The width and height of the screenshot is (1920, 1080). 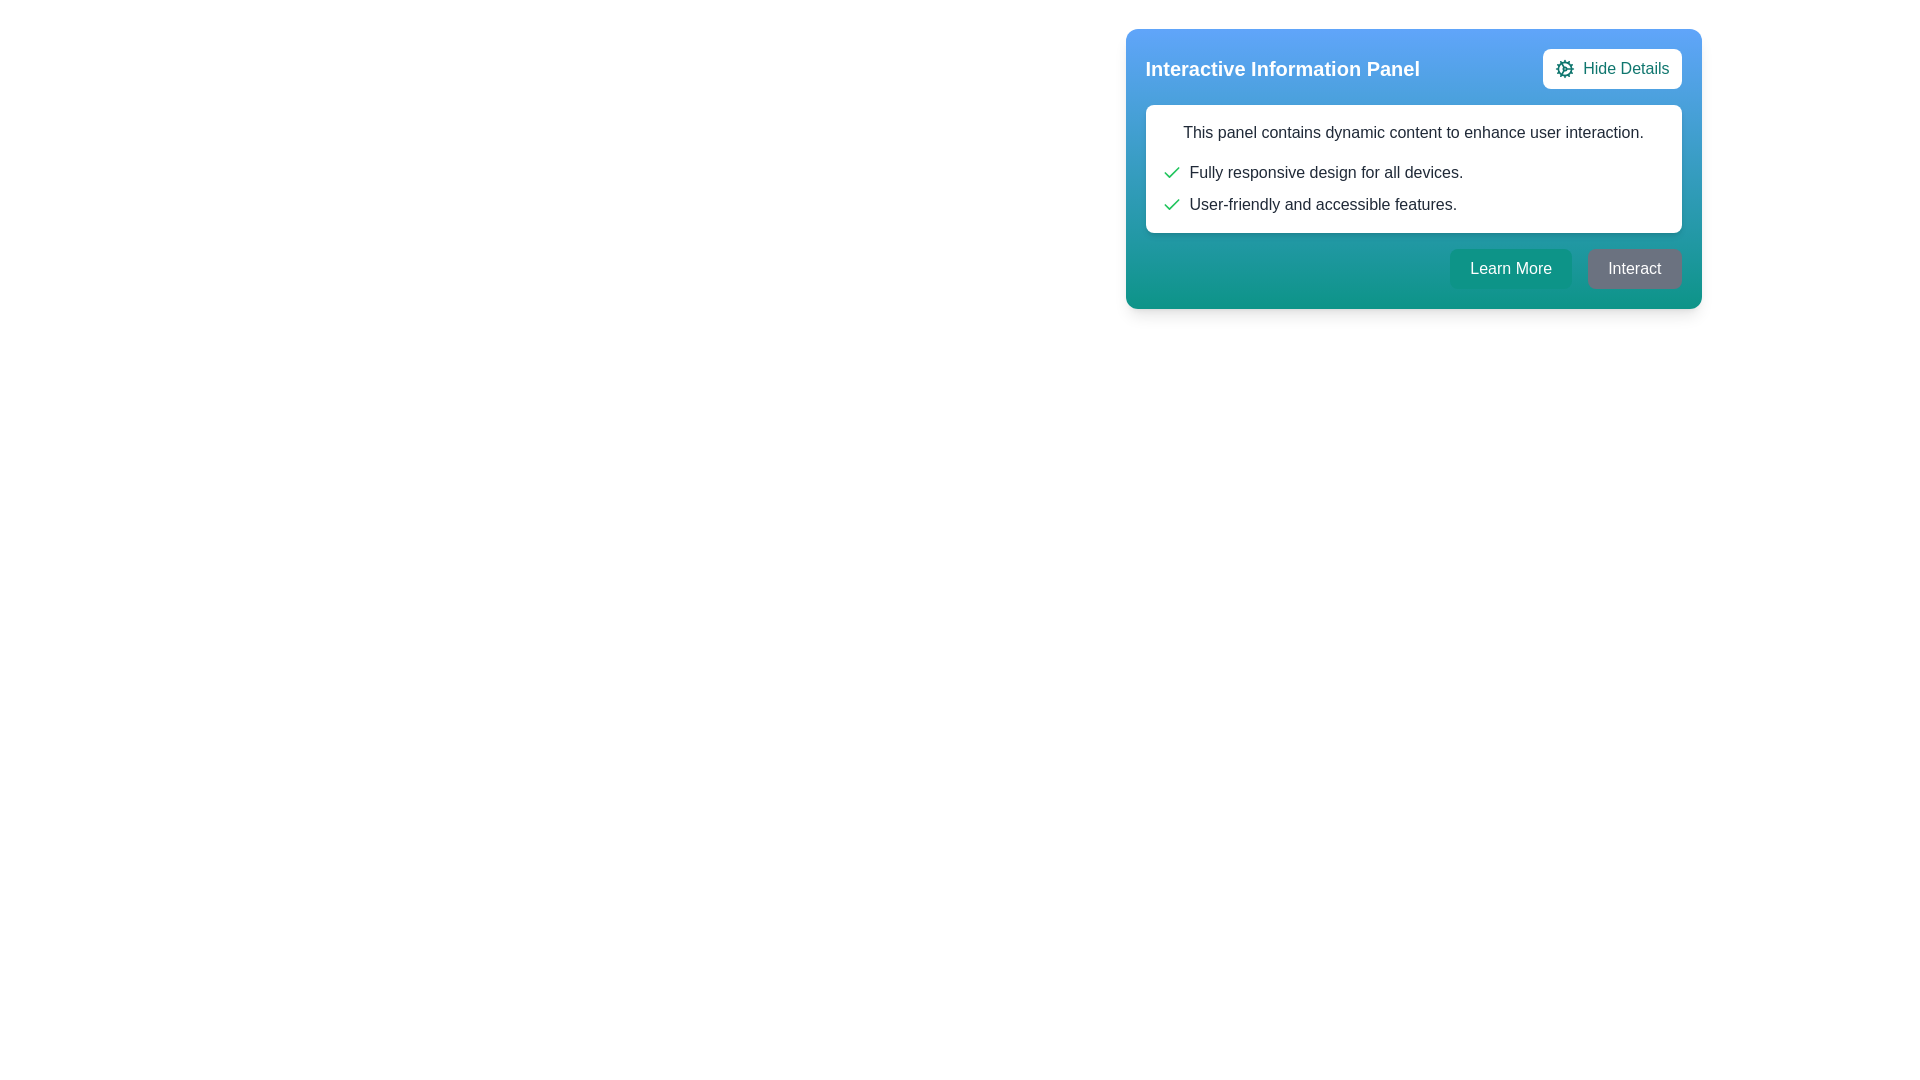 I want to click on the button located in the bottom-right part of the teal panel, which is aligned next to the 'Interact' button, so click(x=1511, y=268).